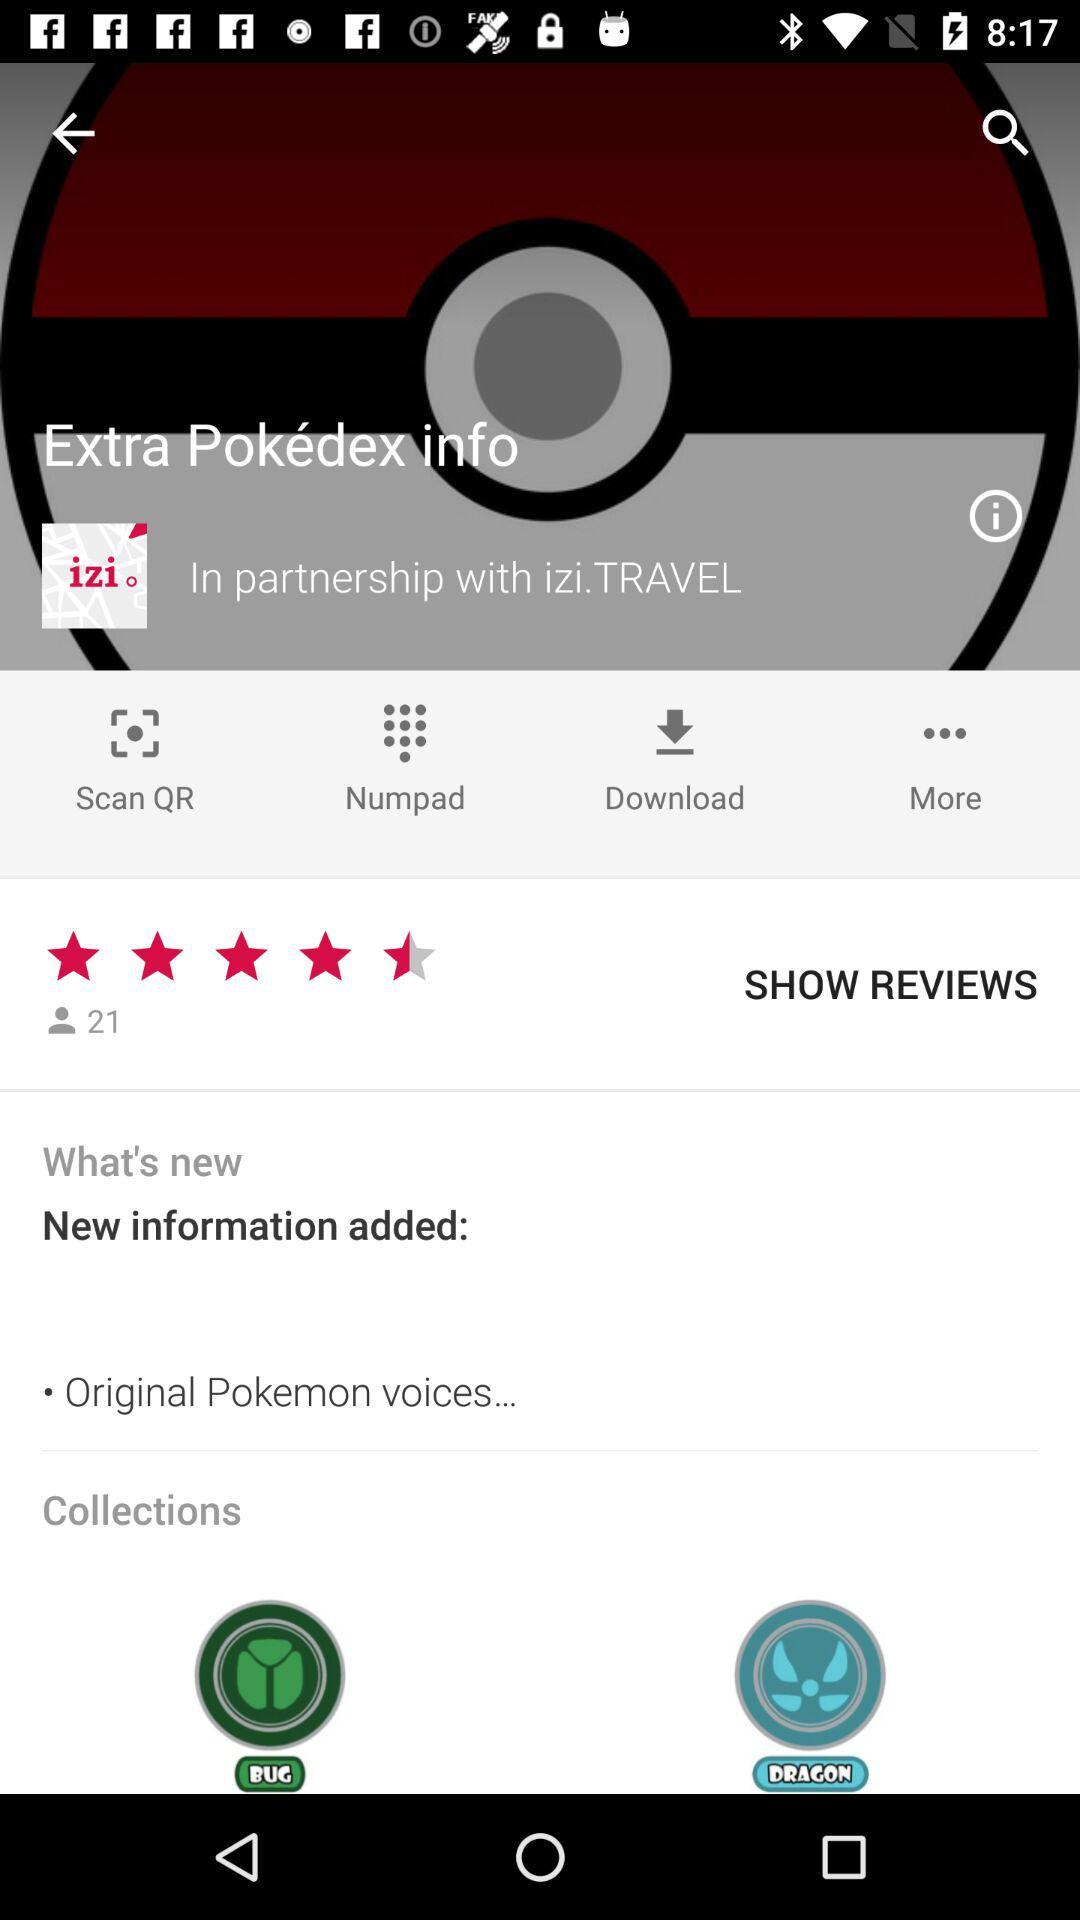 This screenshot has height=1920, width=1080. What do you see at coordinates (540, 1318) in the screenshot?
I see `icon below the what's new icon` at bounding box center [540, 1318].